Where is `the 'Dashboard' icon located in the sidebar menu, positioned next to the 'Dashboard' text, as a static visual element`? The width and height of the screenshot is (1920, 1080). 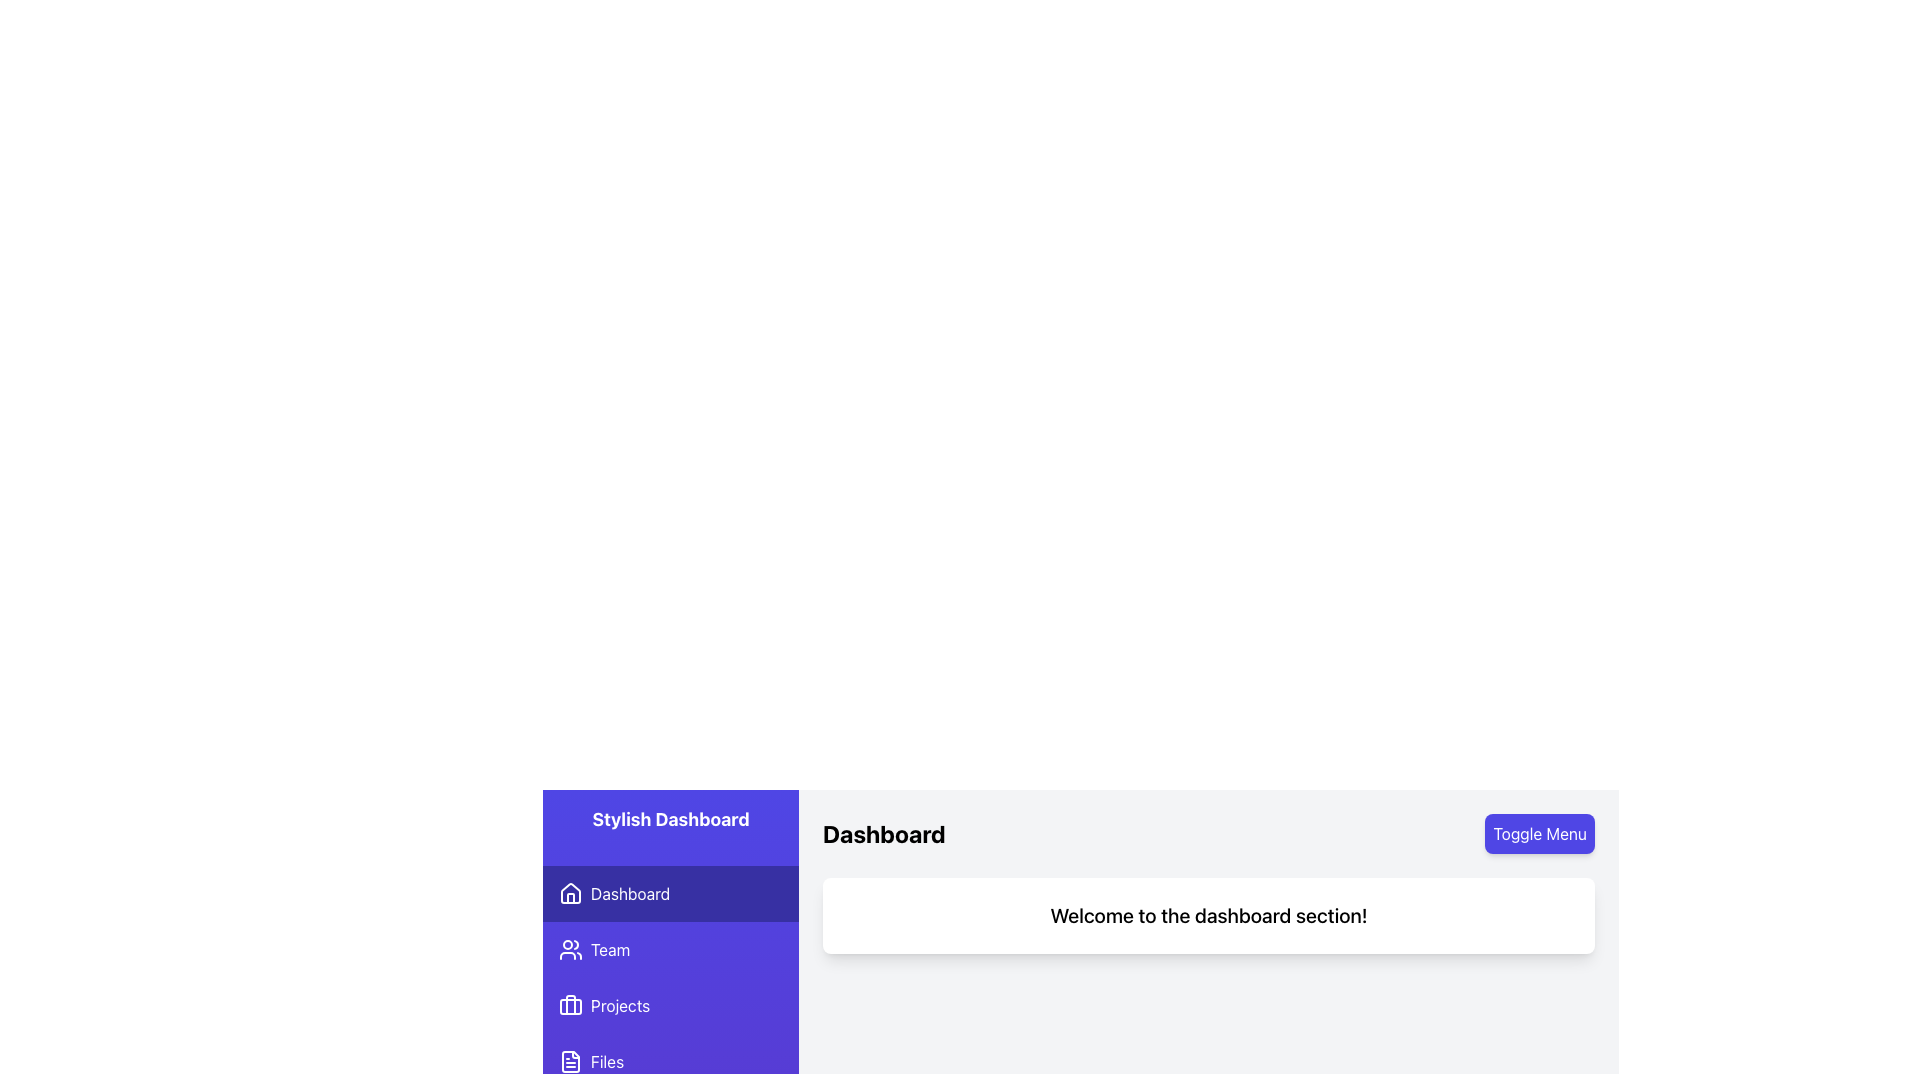 the 'Dashboard' icon located in the sidebar menu, positioned next to the 'Dashboard' text, as a static visual element is located at coordinates (570, 893).